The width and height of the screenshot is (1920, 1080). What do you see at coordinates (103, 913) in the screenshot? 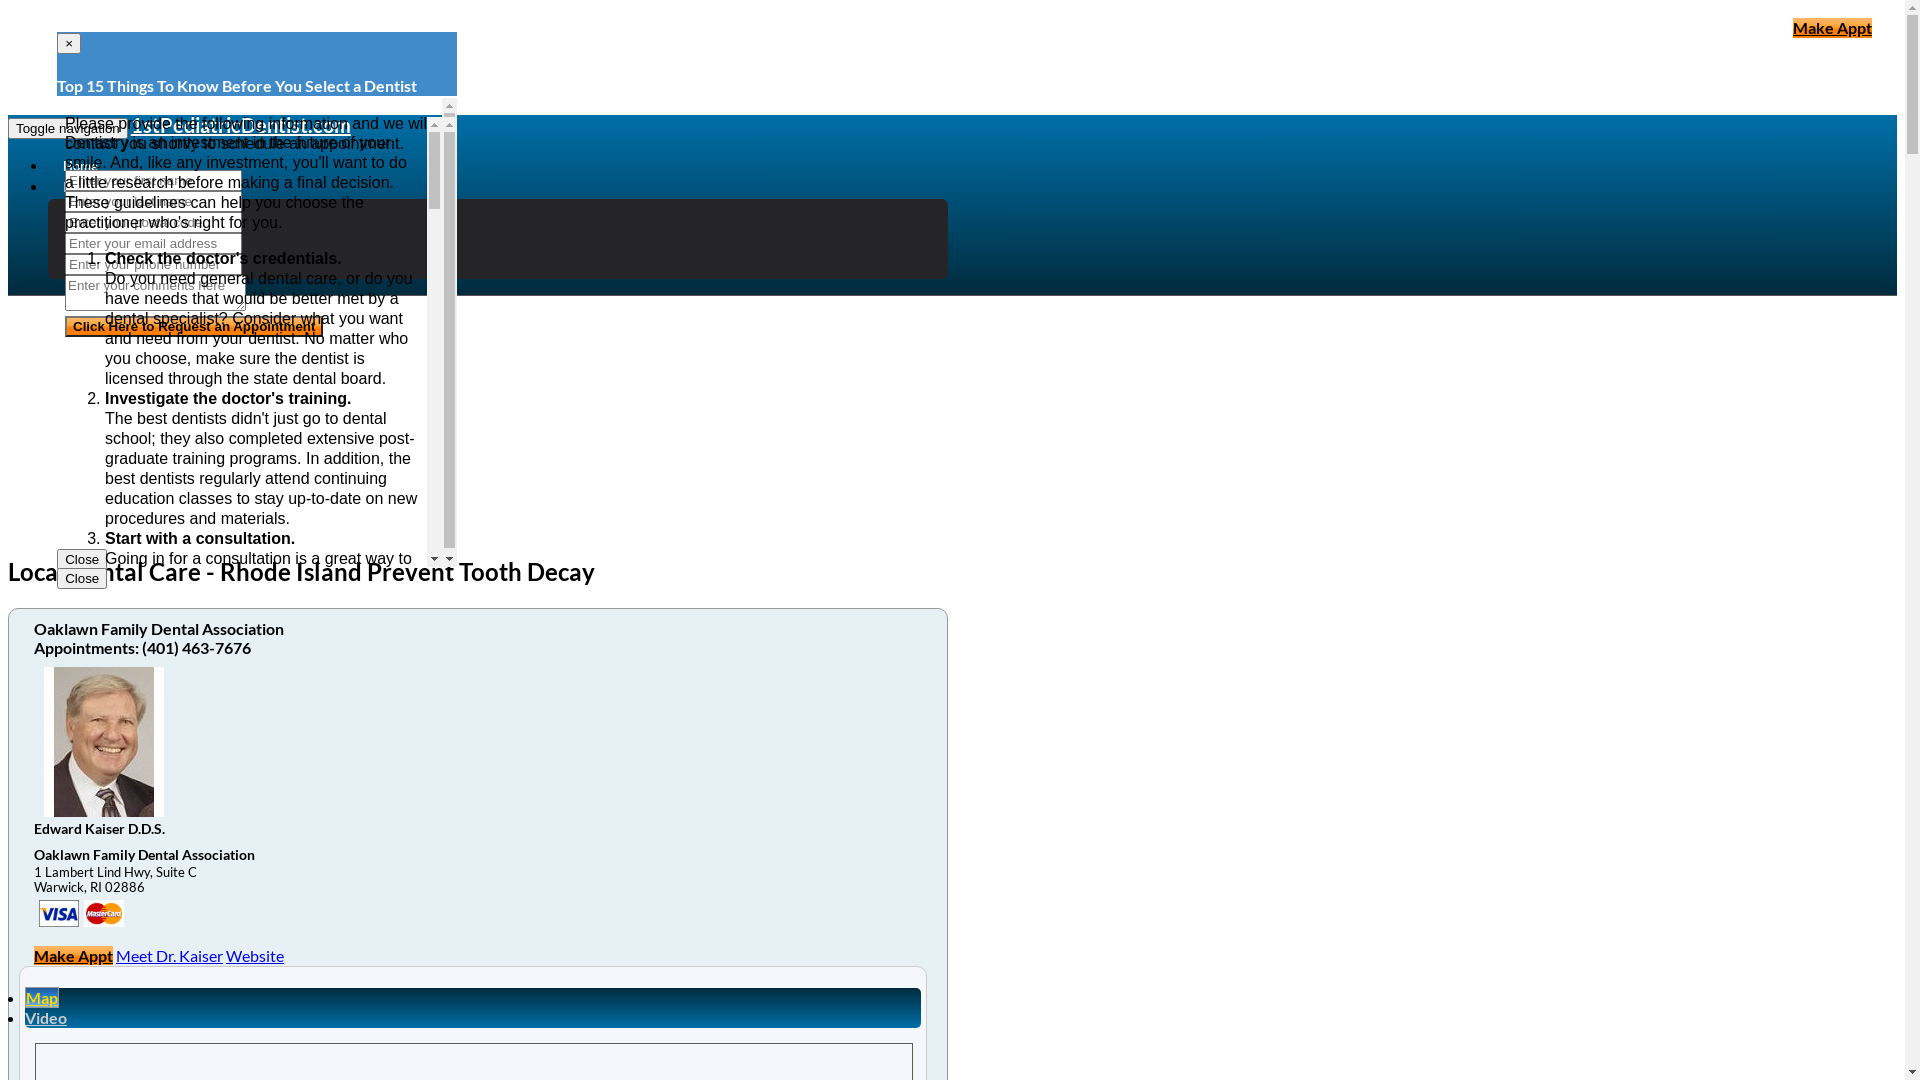
I see `'my title'` at bounding box center [103, 913].